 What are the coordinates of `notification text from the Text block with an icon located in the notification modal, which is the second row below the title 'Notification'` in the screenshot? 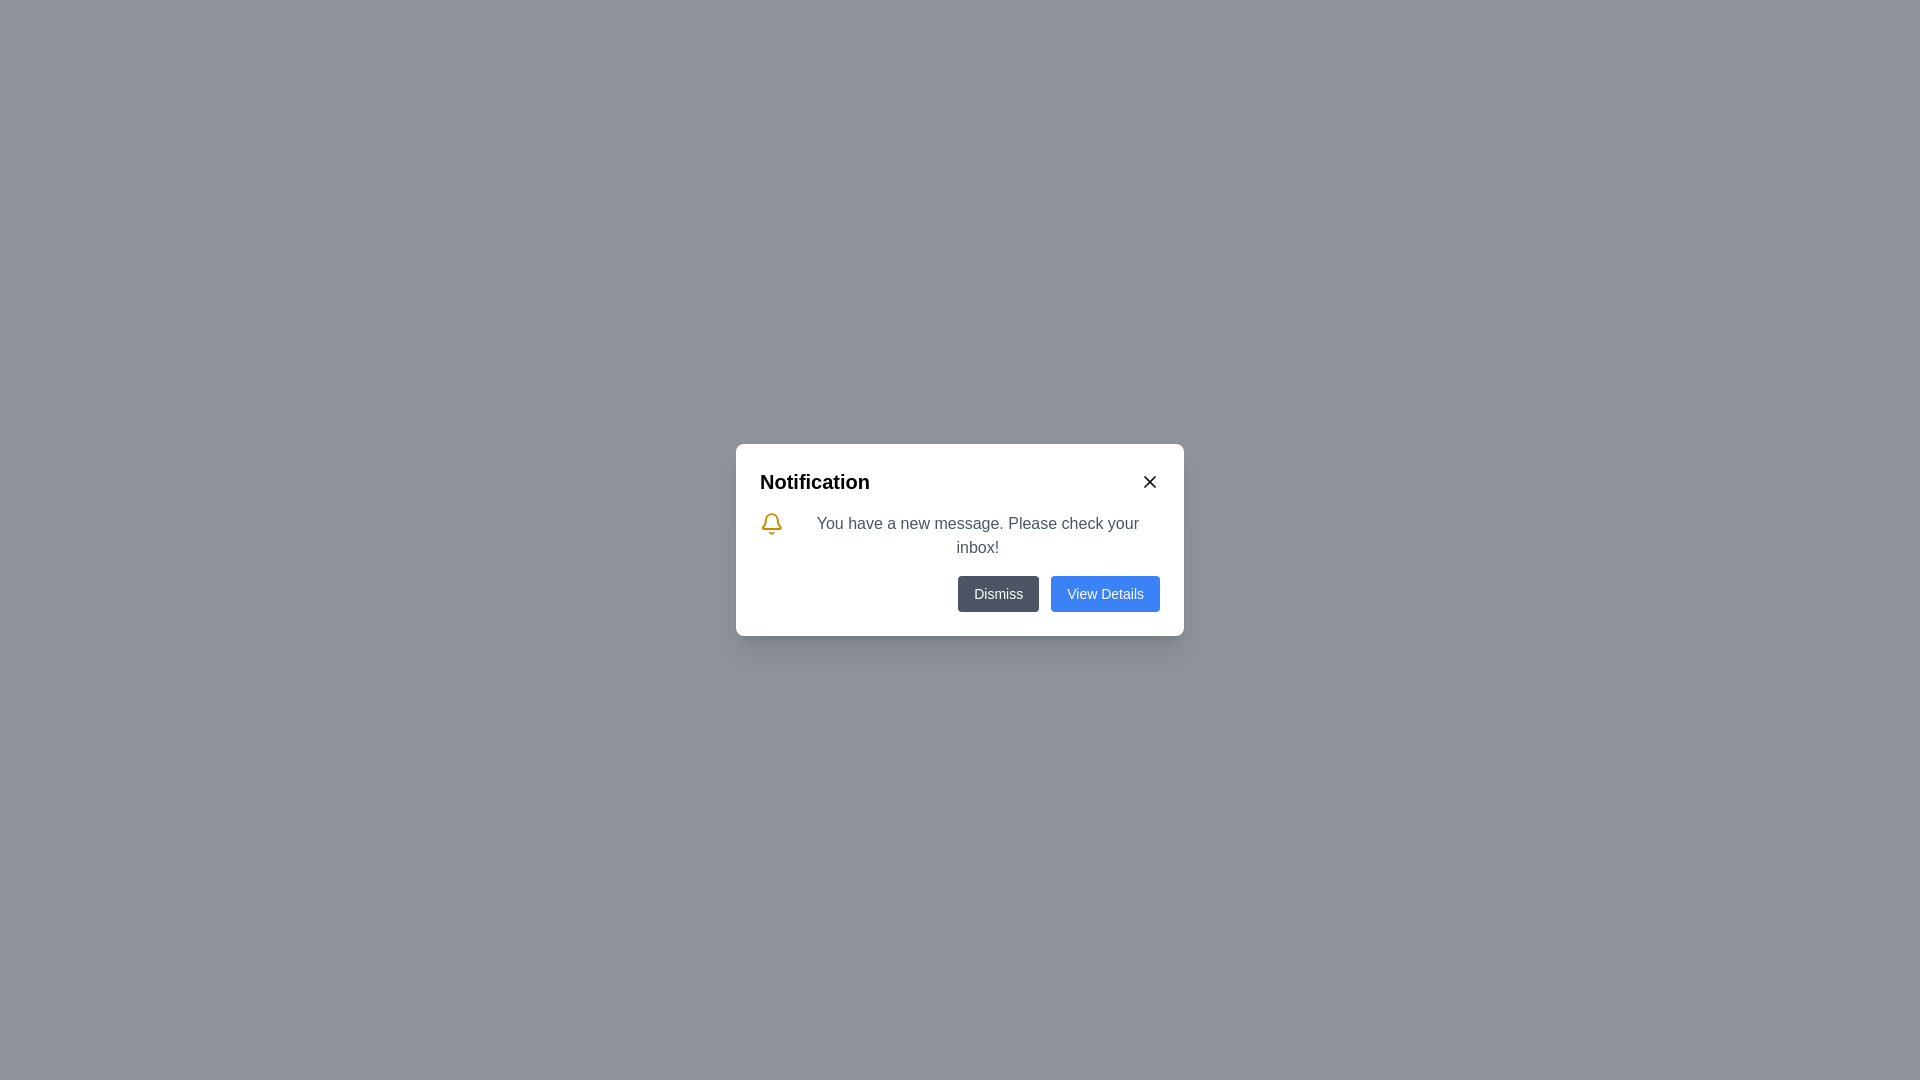 It's located at (960, 535).